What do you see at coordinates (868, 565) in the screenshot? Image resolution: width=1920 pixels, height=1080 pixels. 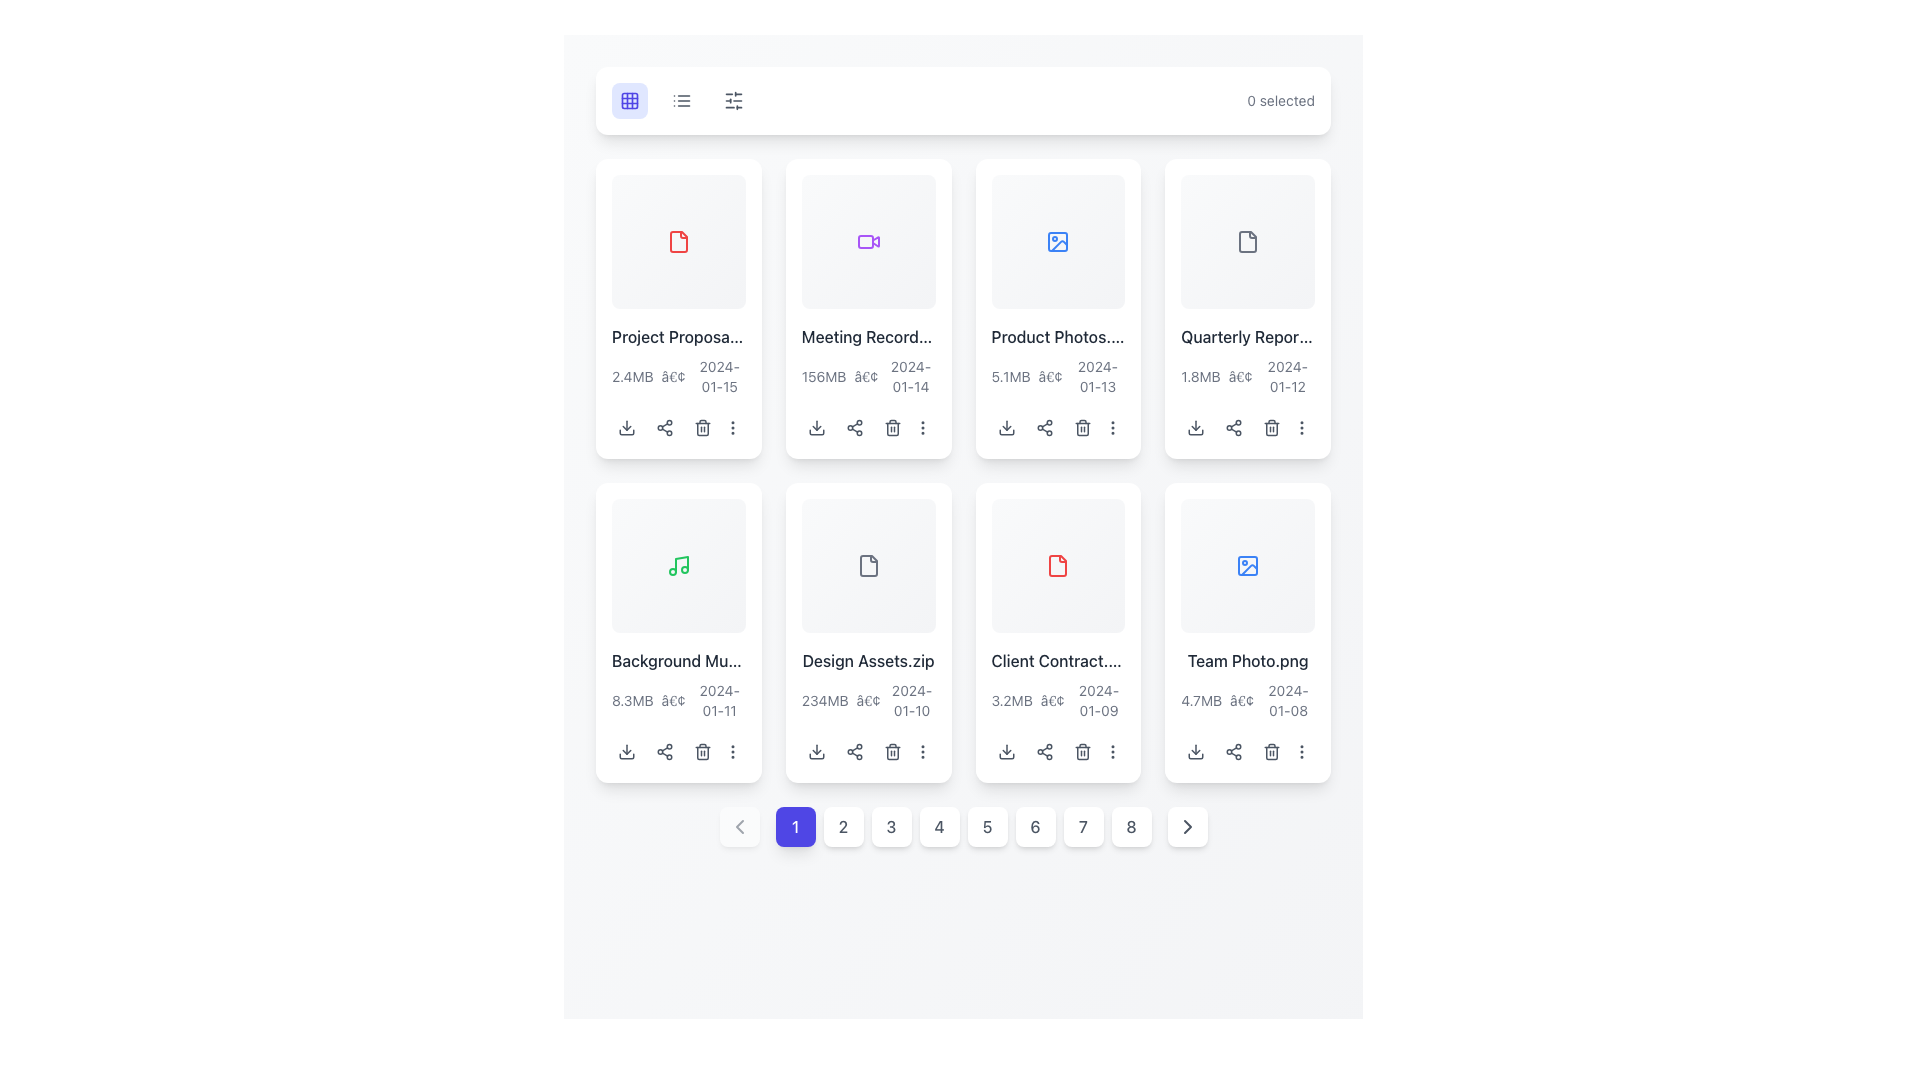 I see `the file icon located in the fourth card of the top row in the grid layout, which has a gray color scheme and is styled with rounded corners` at bounding box center [868, 565].